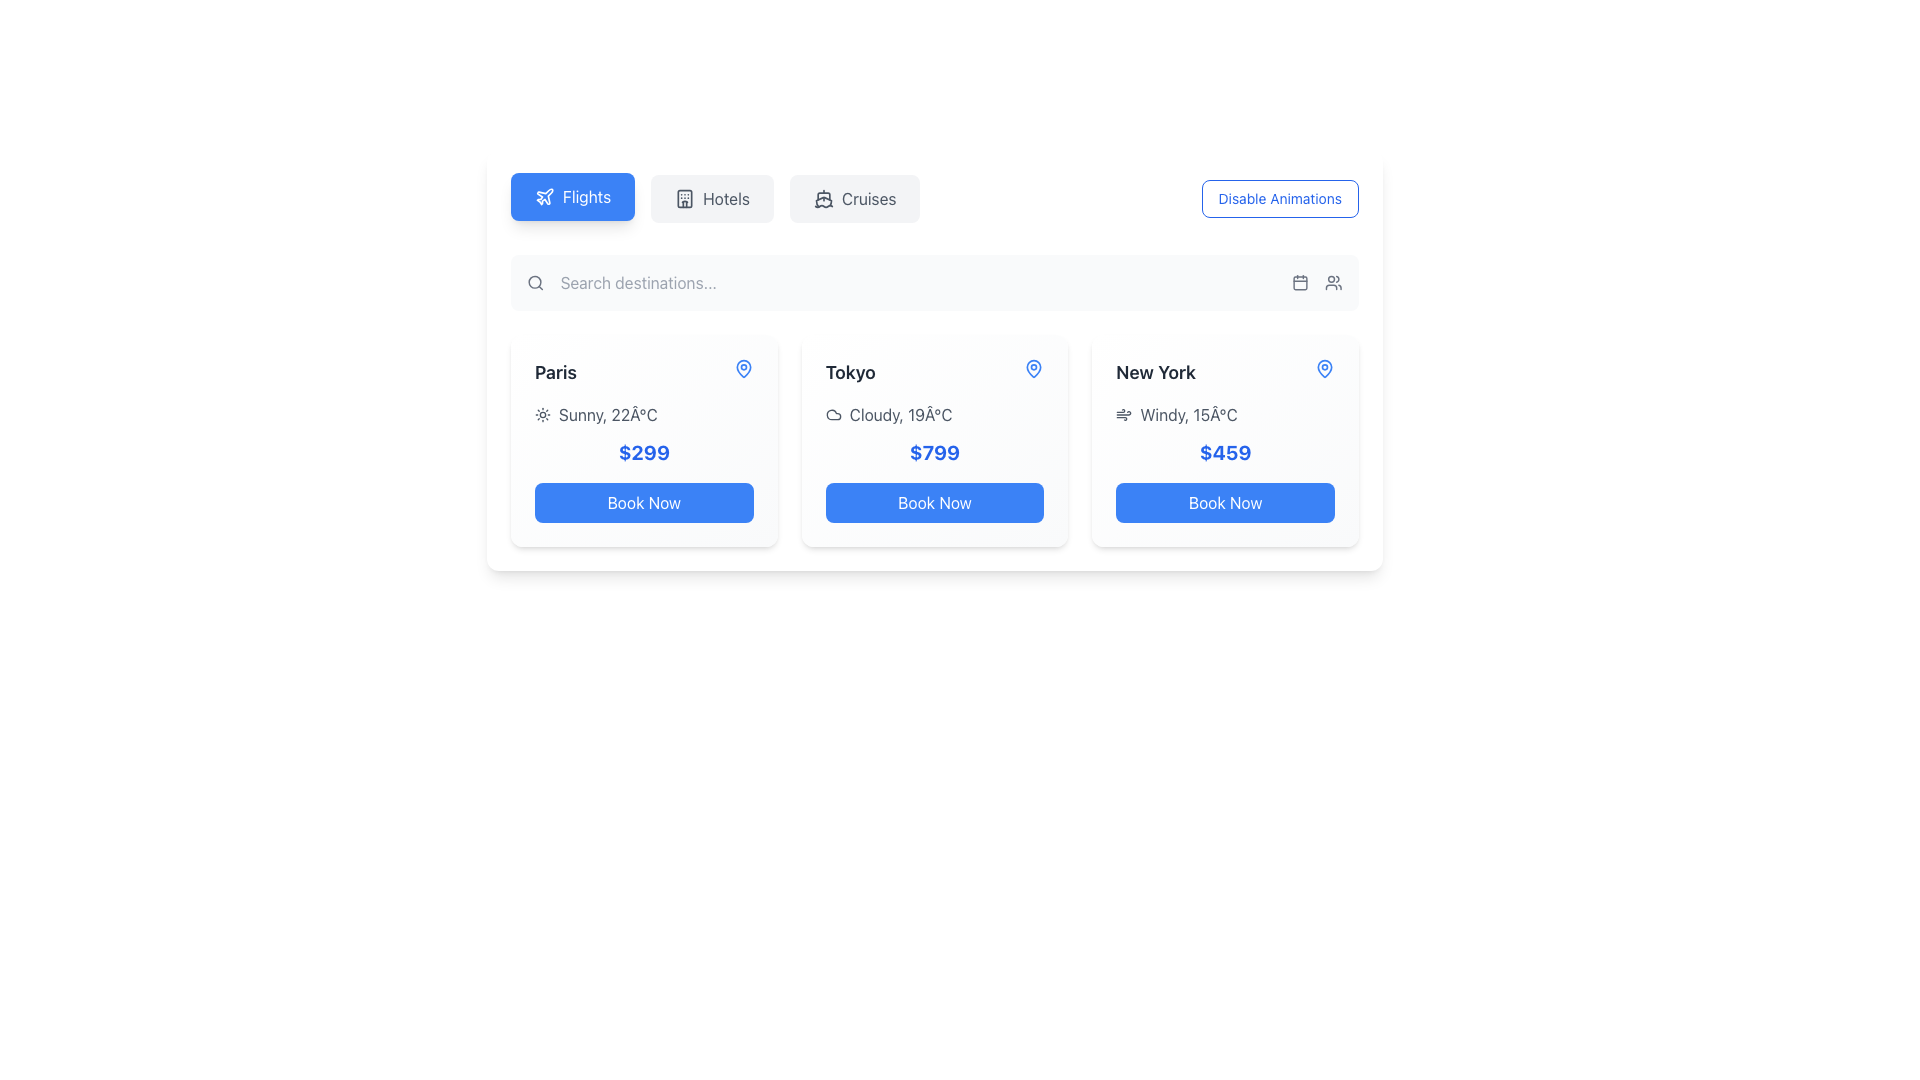 The height and width of the screenshot is (1080, 1920). Describe the element at coordinates (1224, 501) in the screenshot. I see `the 'Book Now' button located at the bottom center of the New York information card to observe the visual hover effect` at that location.